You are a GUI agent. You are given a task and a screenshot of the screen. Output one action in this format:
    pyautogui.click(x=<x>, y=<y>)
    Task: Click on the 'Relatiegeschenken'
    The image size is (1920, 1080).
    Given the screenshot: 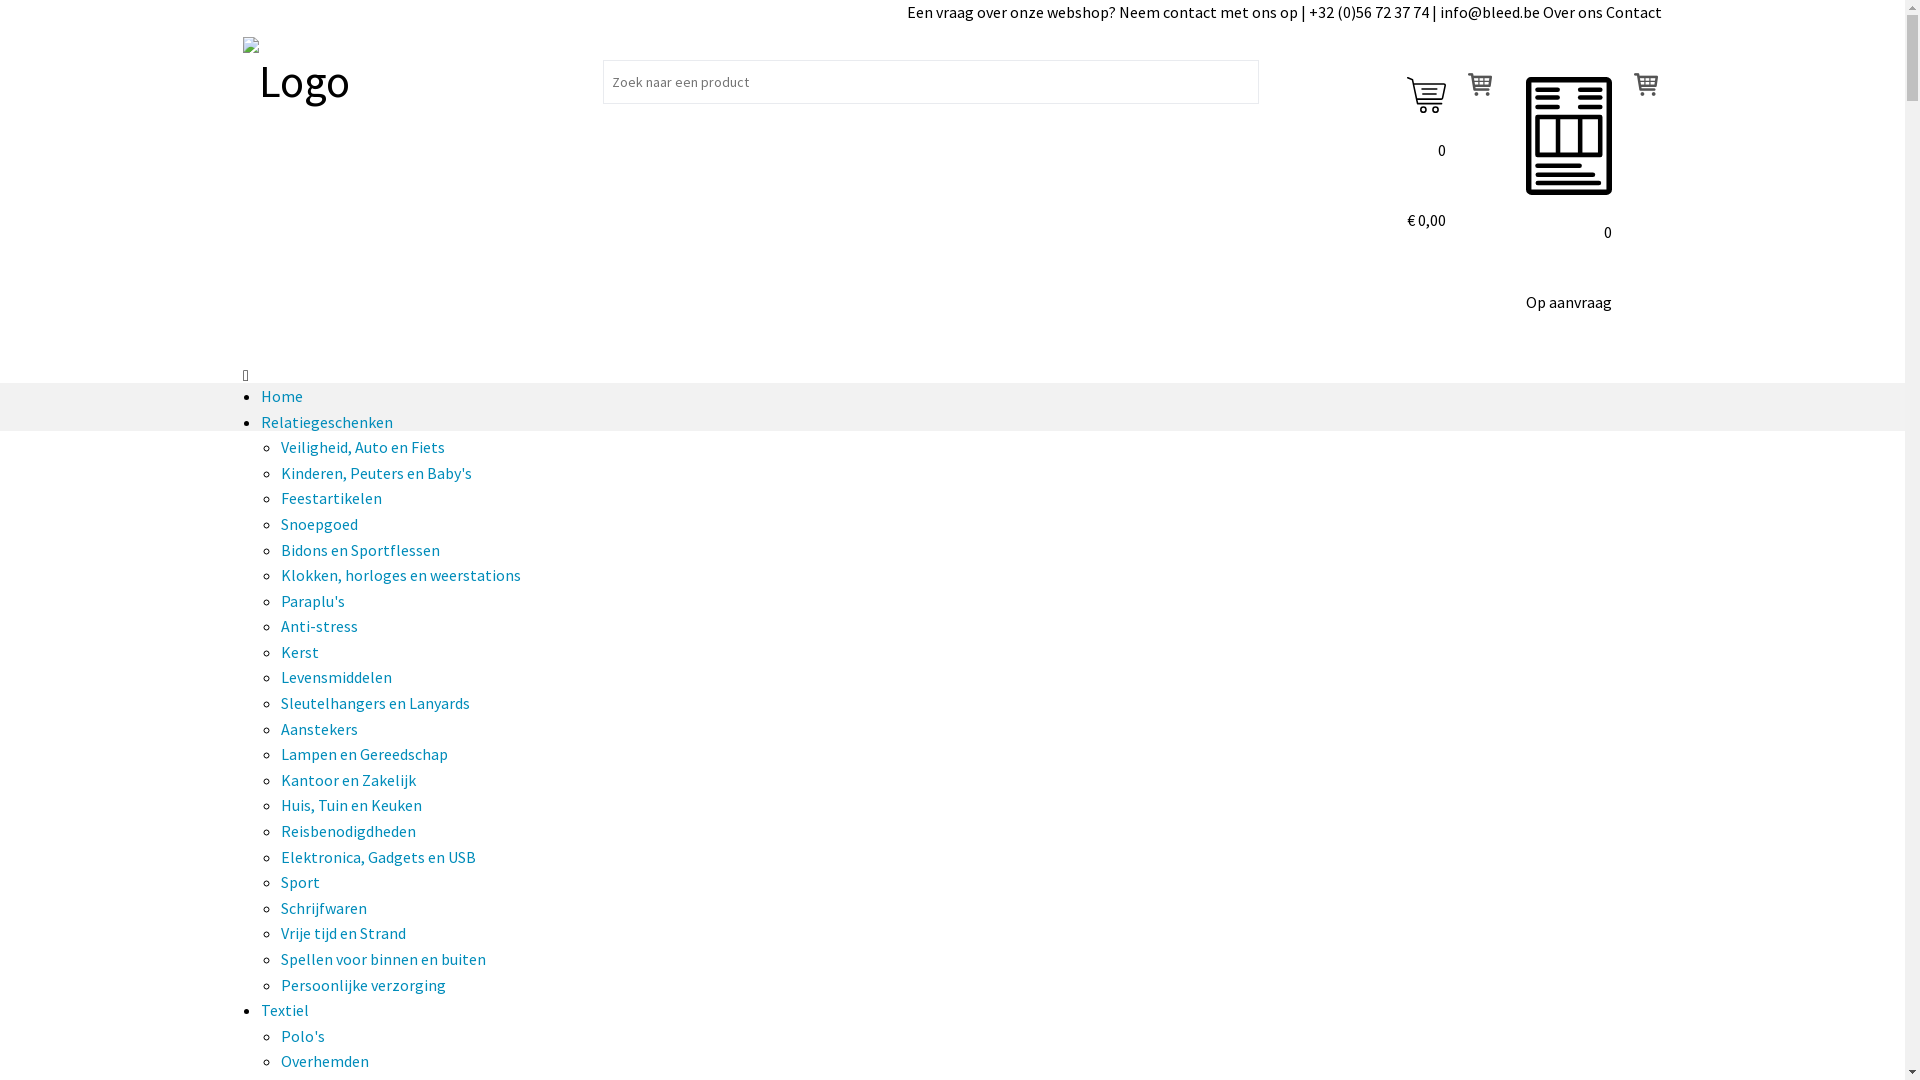 What is the action you would take?
    pyautogui.click(x=259, y=420)
    